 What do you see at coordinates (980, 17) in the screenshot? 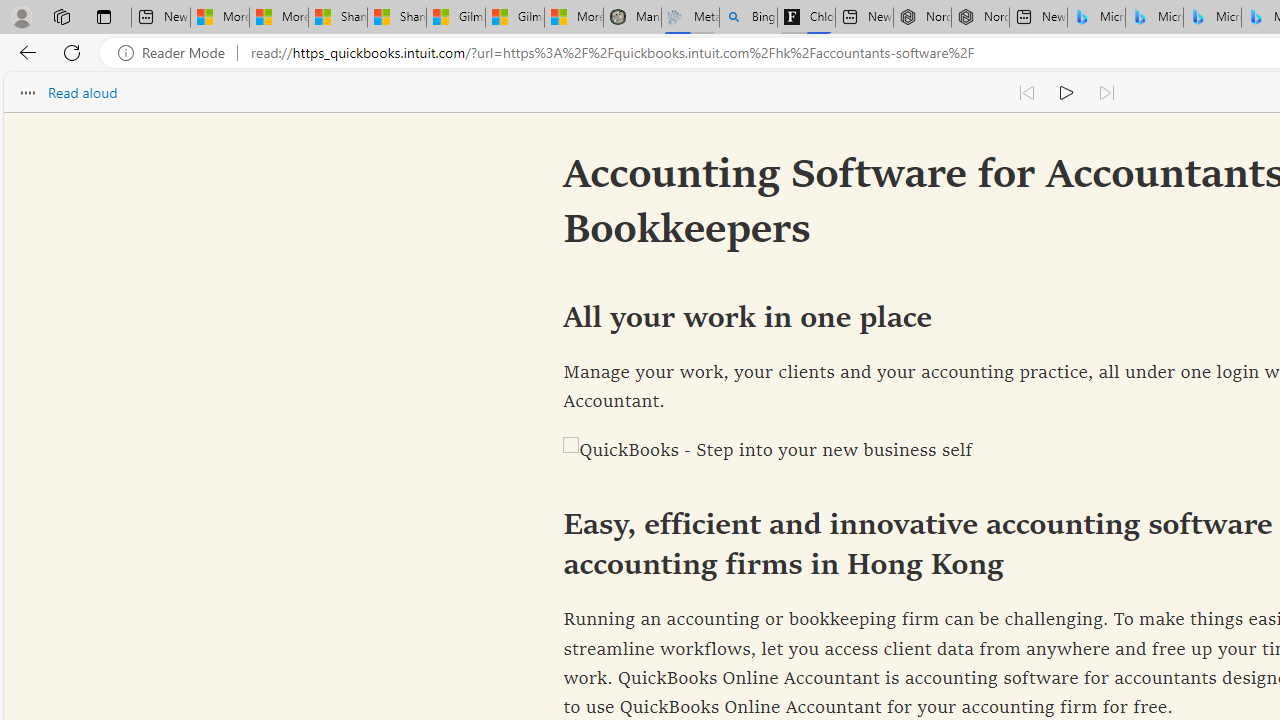
I see `'Nordace - #1 Japanese Best-Seller - Siena Smart Backpack'` at bounding box center [980, 17].